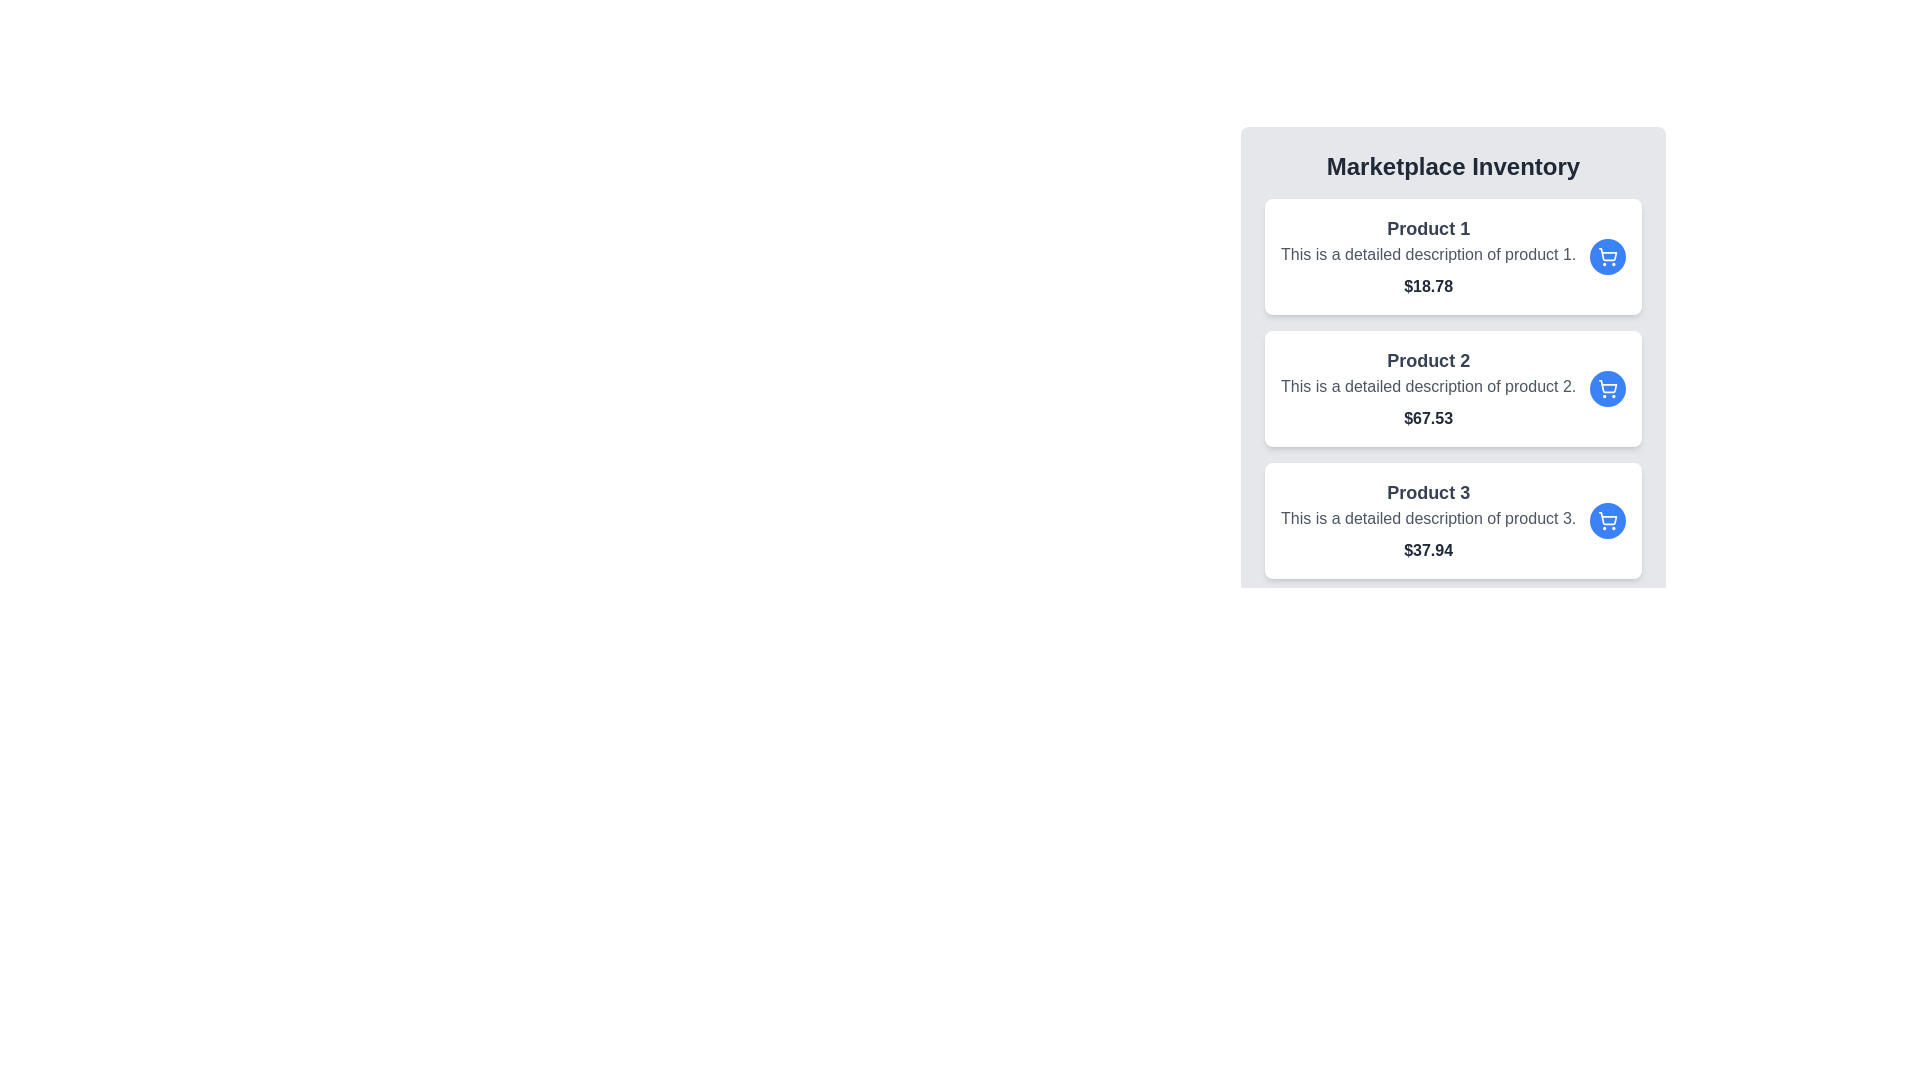  I want to click on description text located below the title 'Product 2' and above the price '$67.53' in the Marketplace Inventory grid, so click(1427, 386).